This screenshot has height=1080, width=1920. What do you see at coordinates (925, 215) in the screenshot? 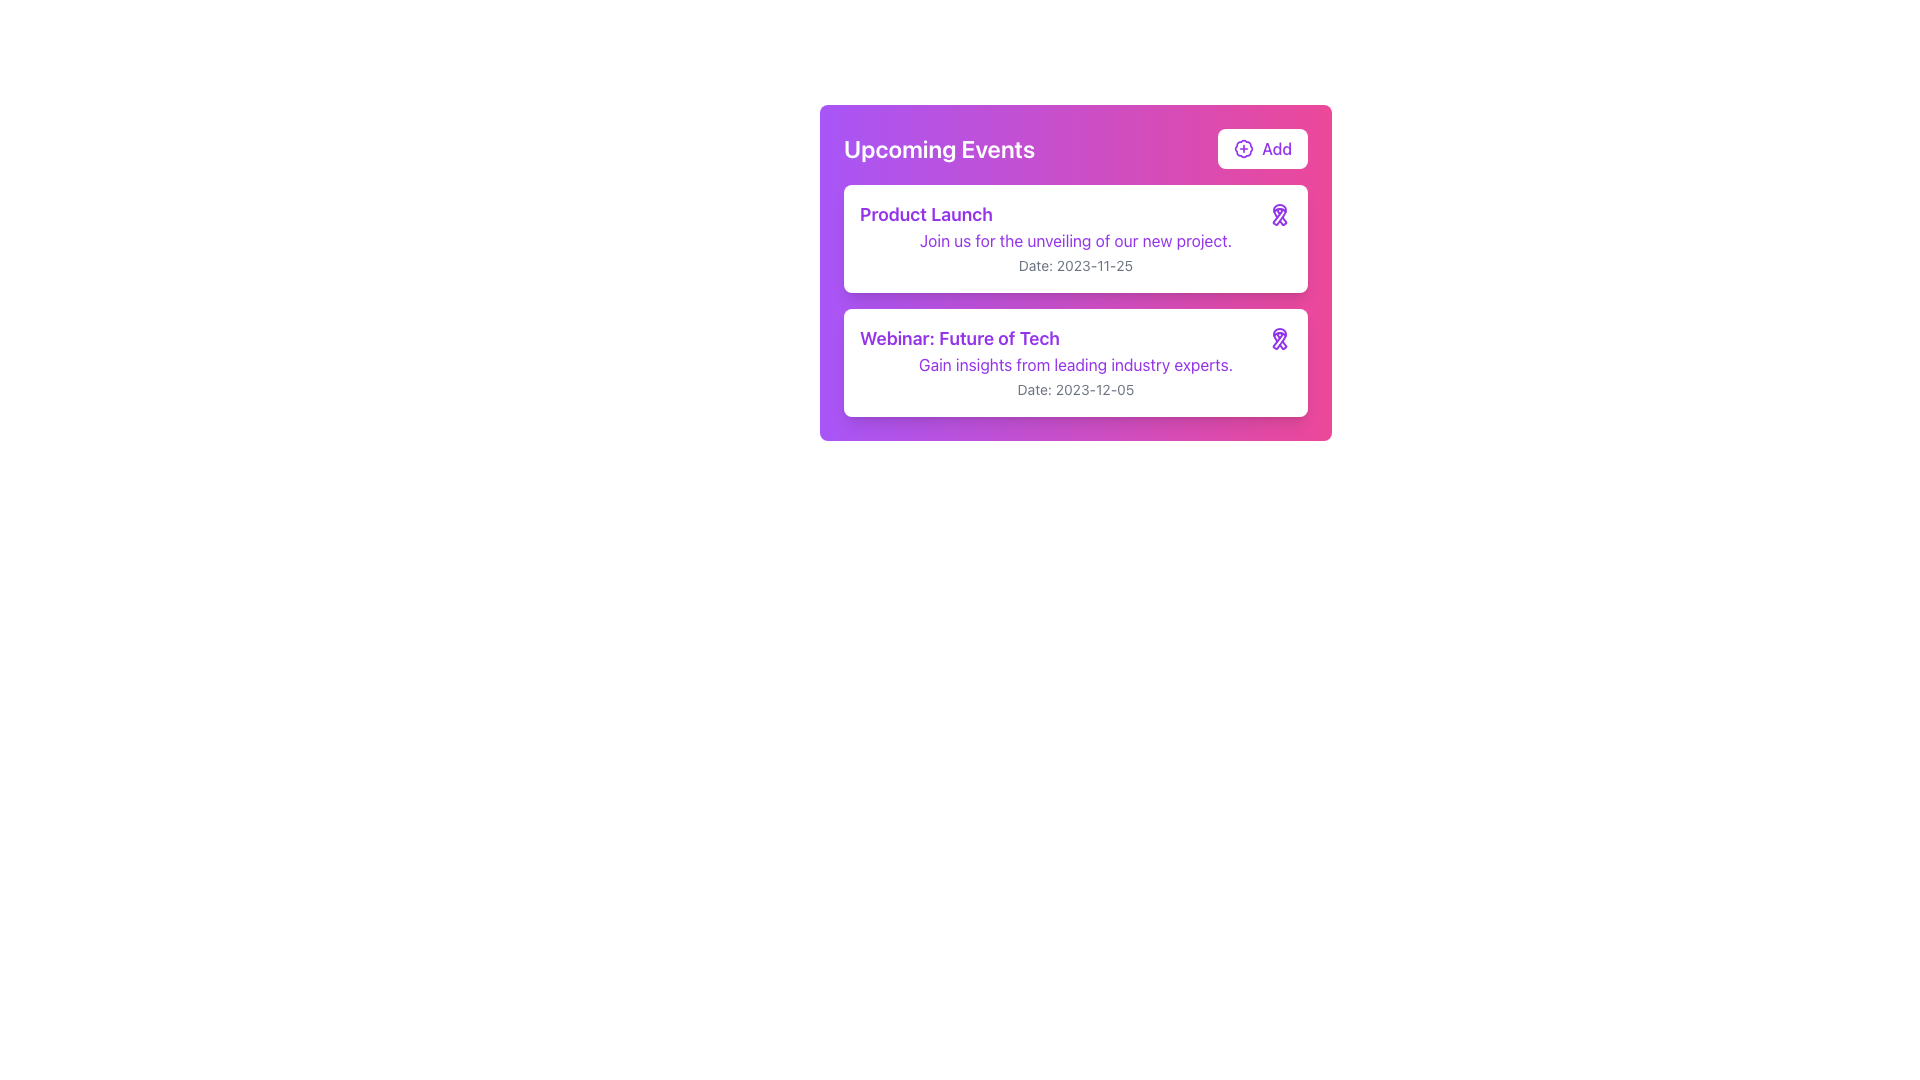
I see `the text label that serves as the title for an event, located in the top-left corner of the white card within the 'Upcoming Events' widget` at bounding box center [925, 215].